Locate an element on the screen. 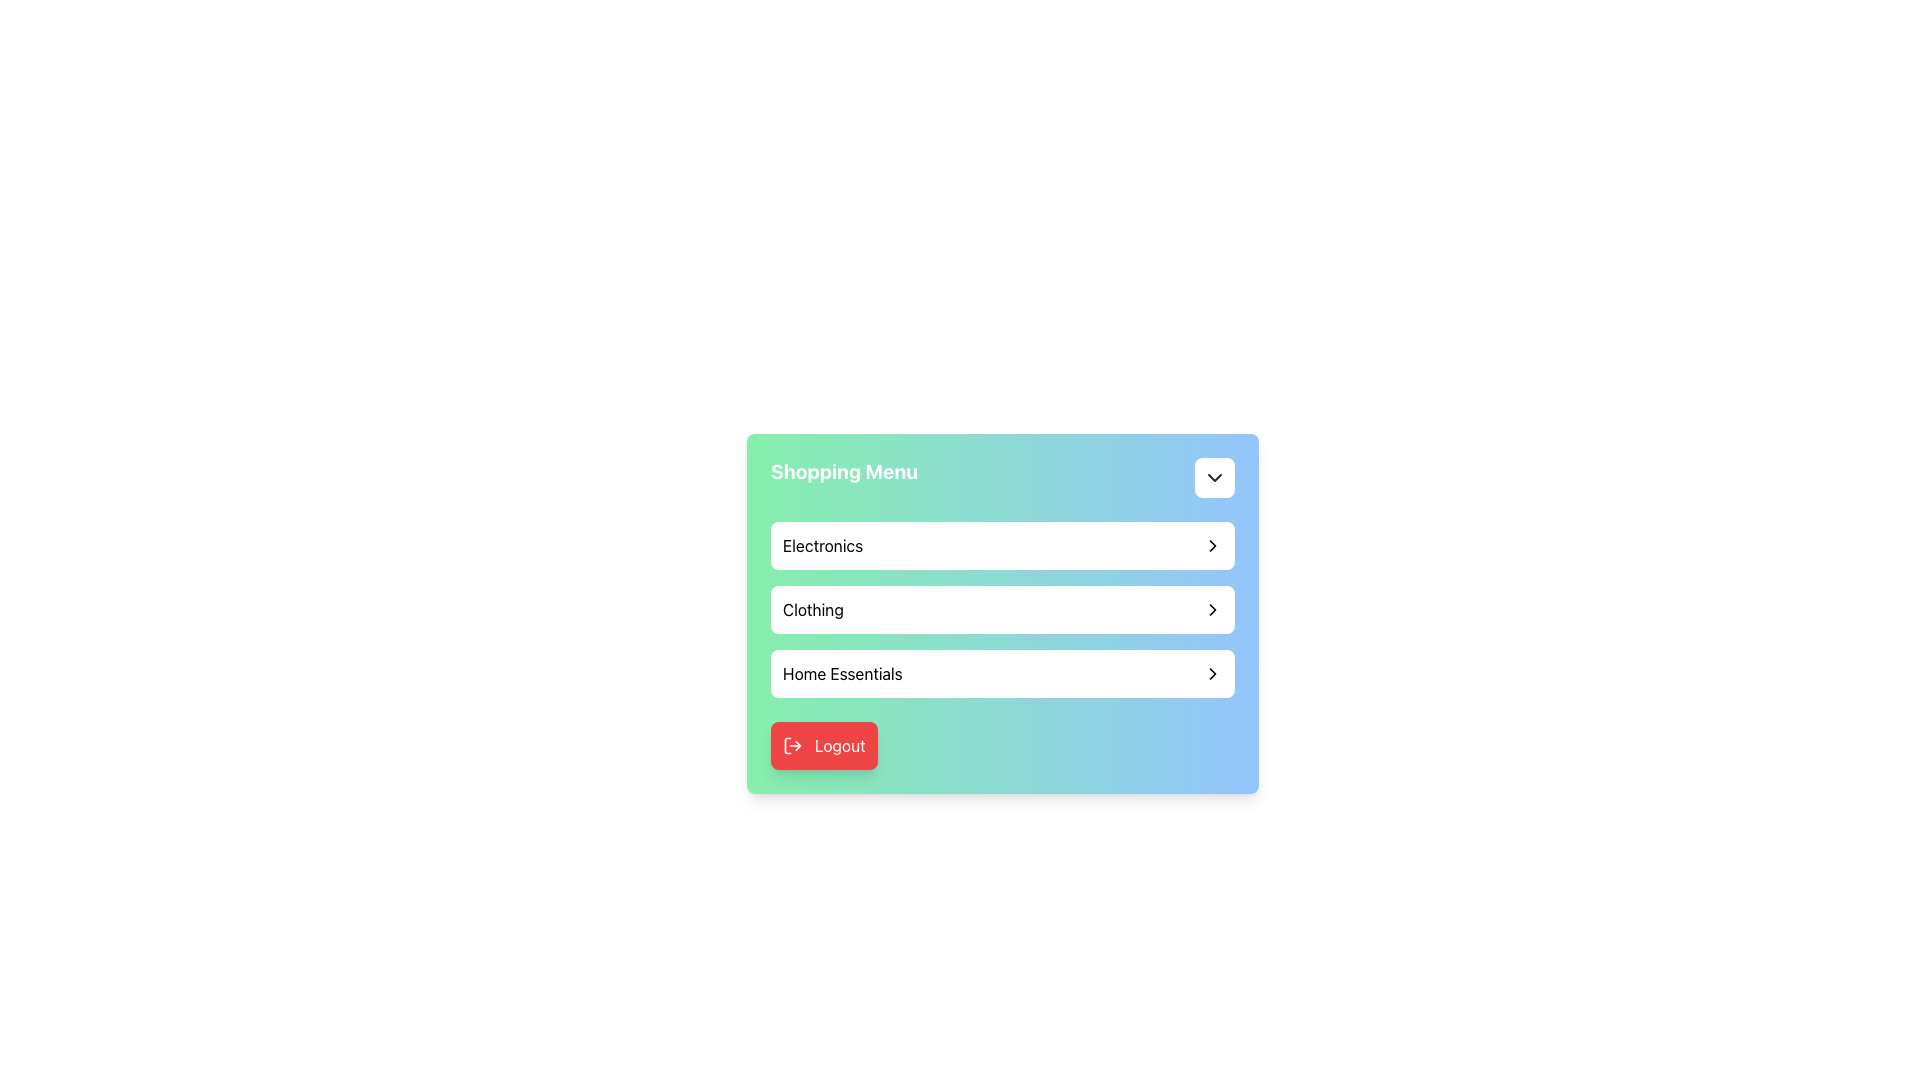  the second menu entry labeled 'Clothing' in the 'Shopping Menu' is located at coordinates (1003, 608).